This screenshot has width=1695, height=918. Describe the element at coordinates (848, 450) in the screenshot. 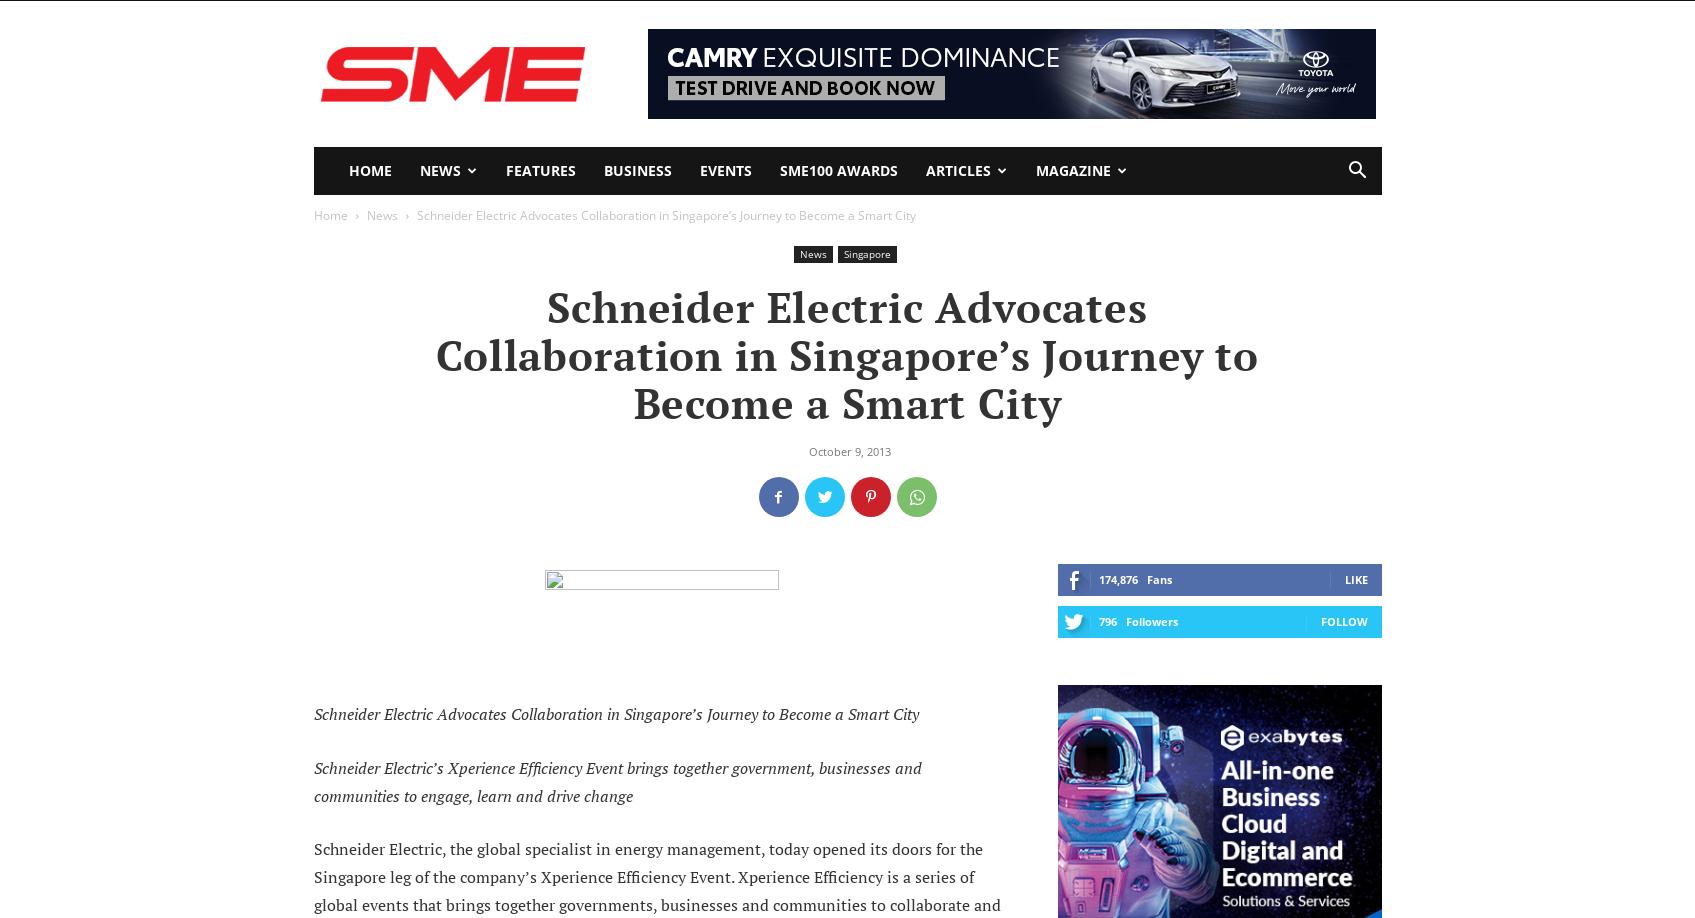

I see `'October 9, 2013'` at that location.